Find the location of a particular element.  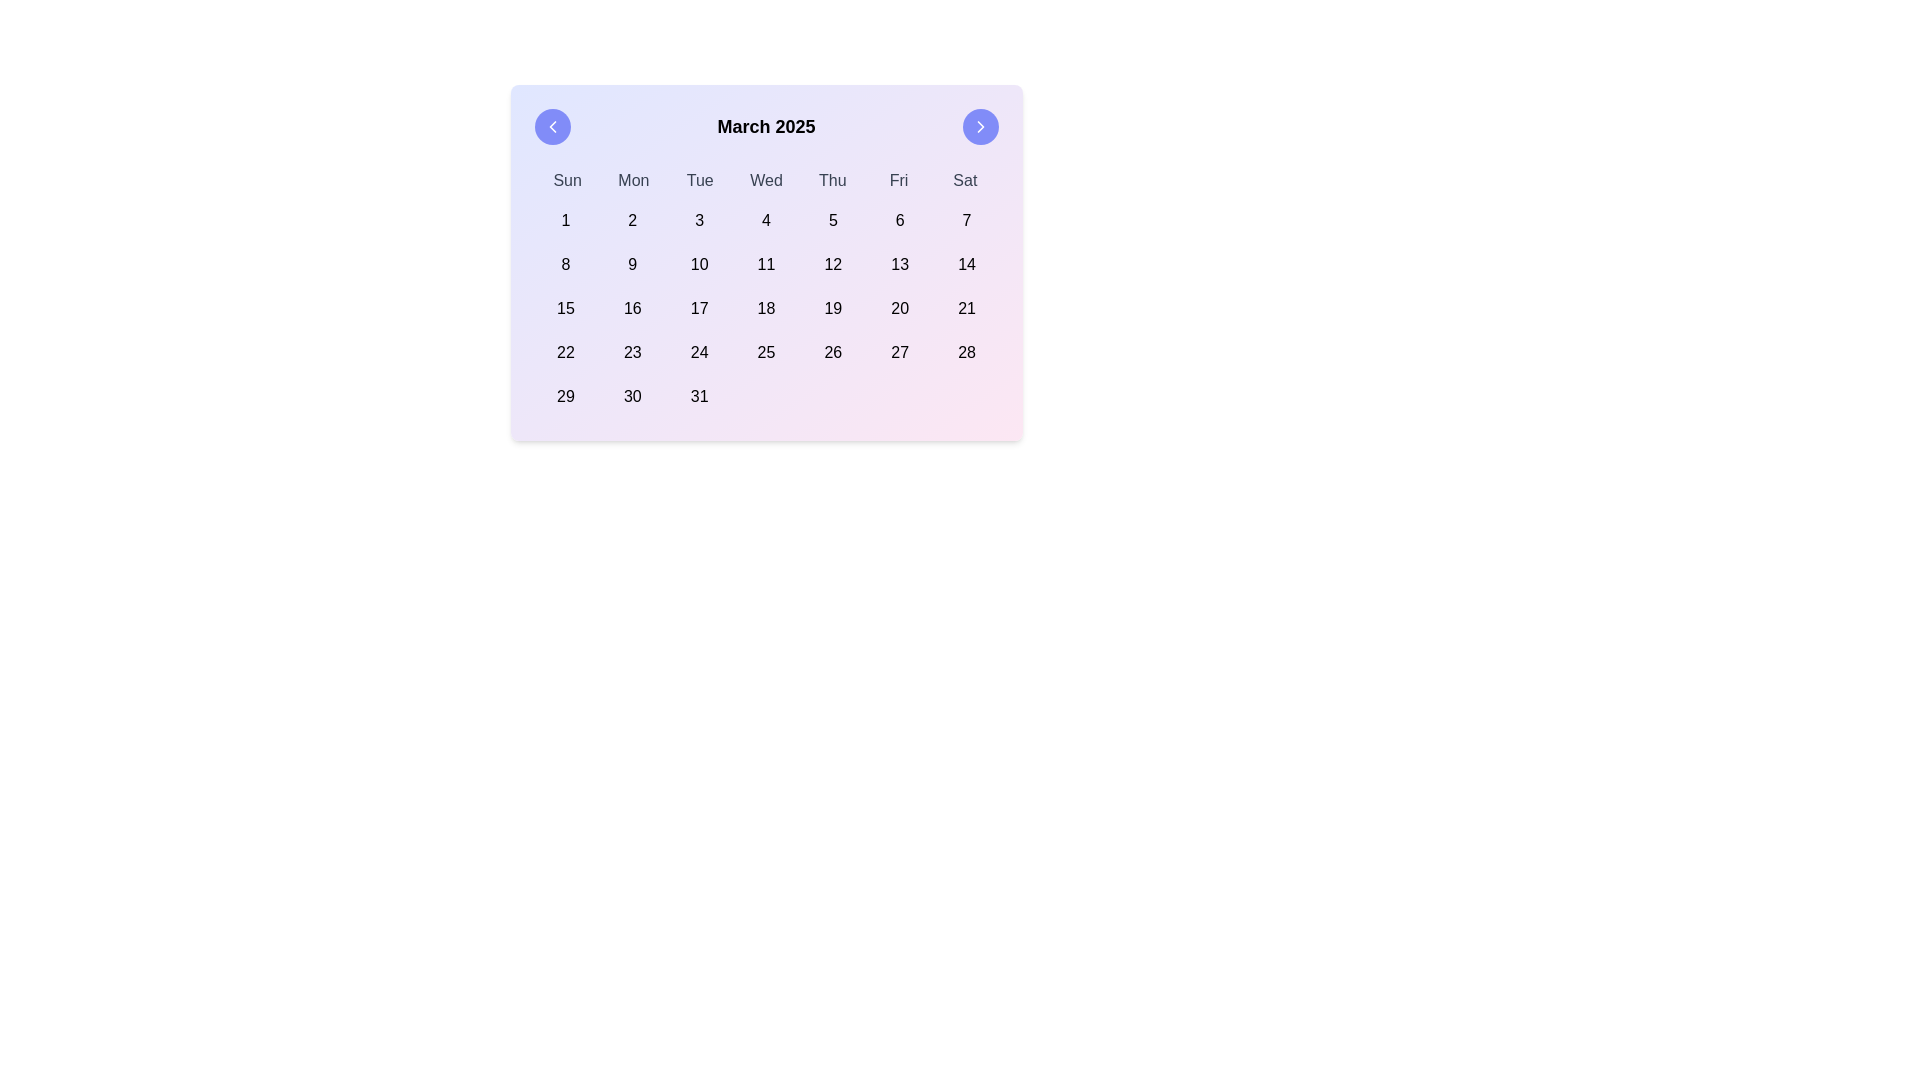

the selectable day button in the first column of the fourth row in the calendar grid is located at coordinates (564, 352).